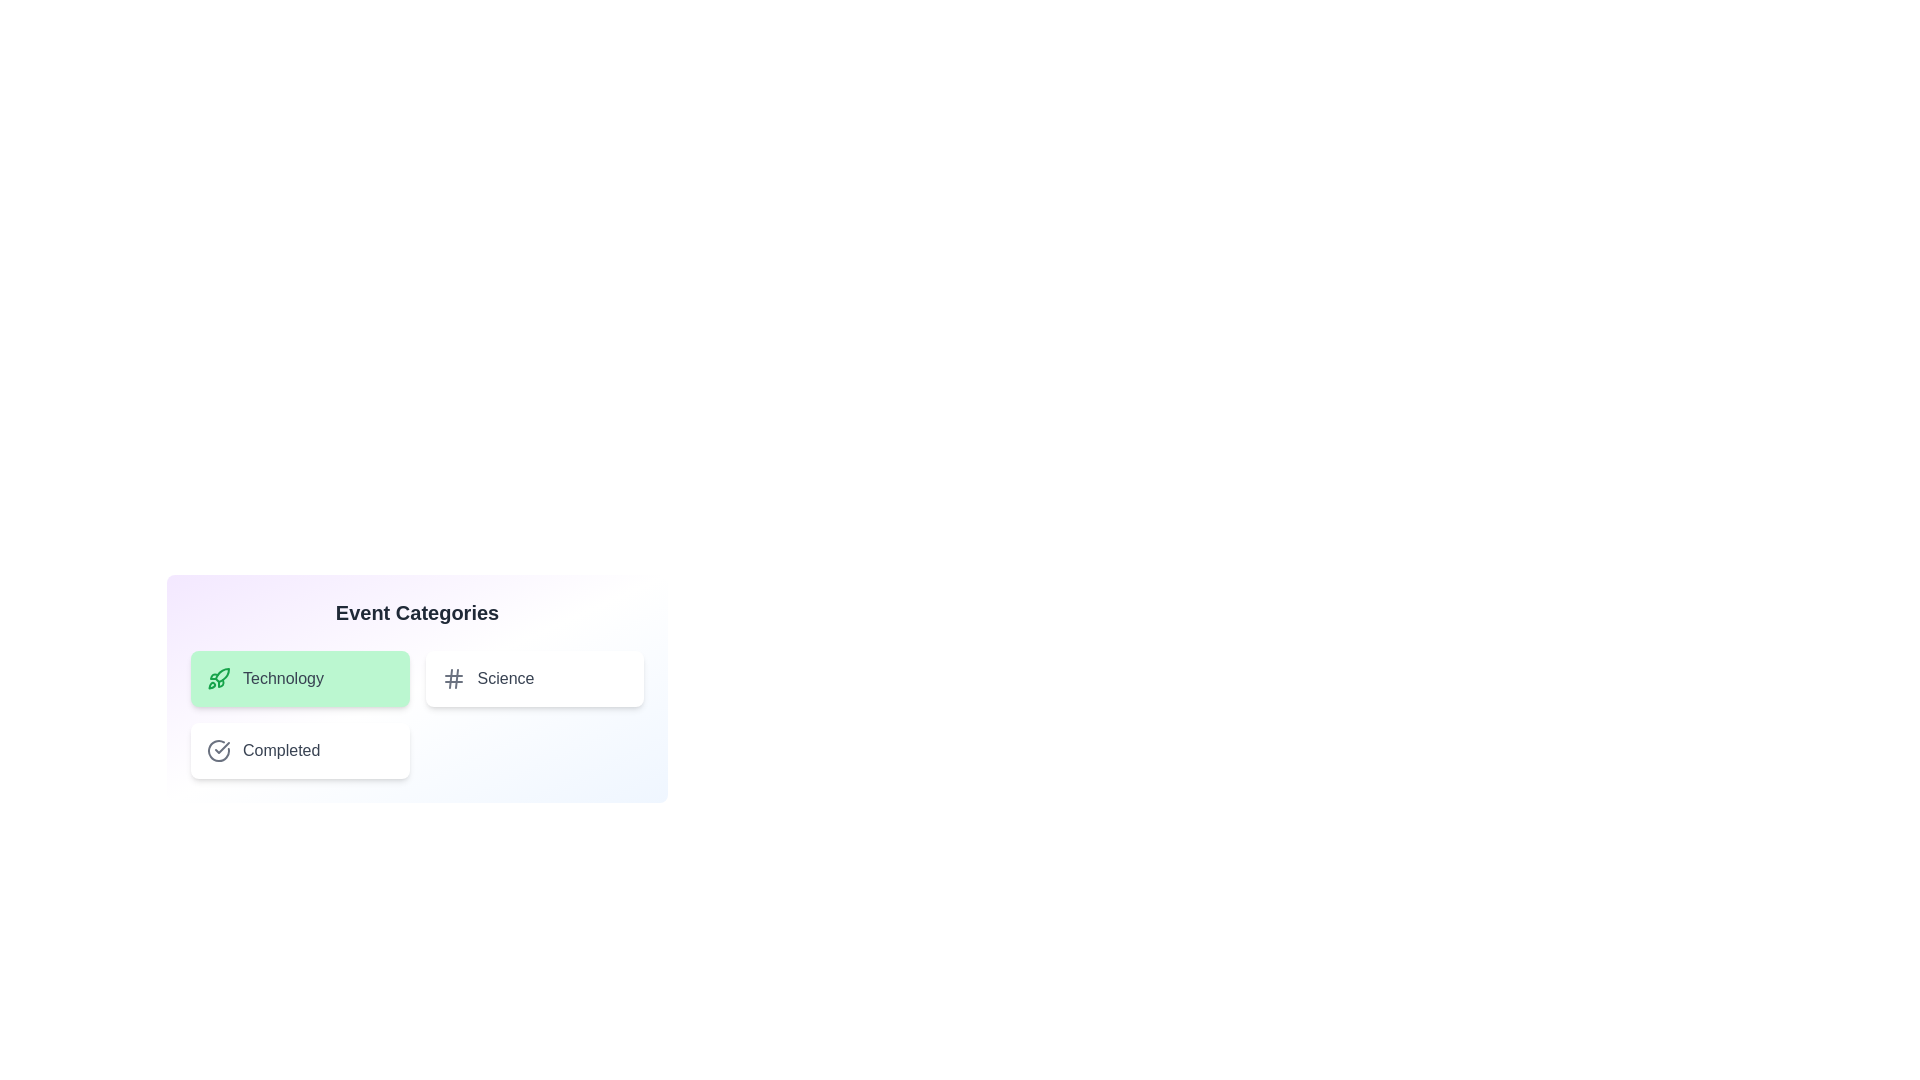 Image resolution: width=1920 pixels, height=1080 pixels. What do you see at coordinates (299, 677) in the screenshot?
I see `the category chip named Technology` at bounding box center [299, 677].